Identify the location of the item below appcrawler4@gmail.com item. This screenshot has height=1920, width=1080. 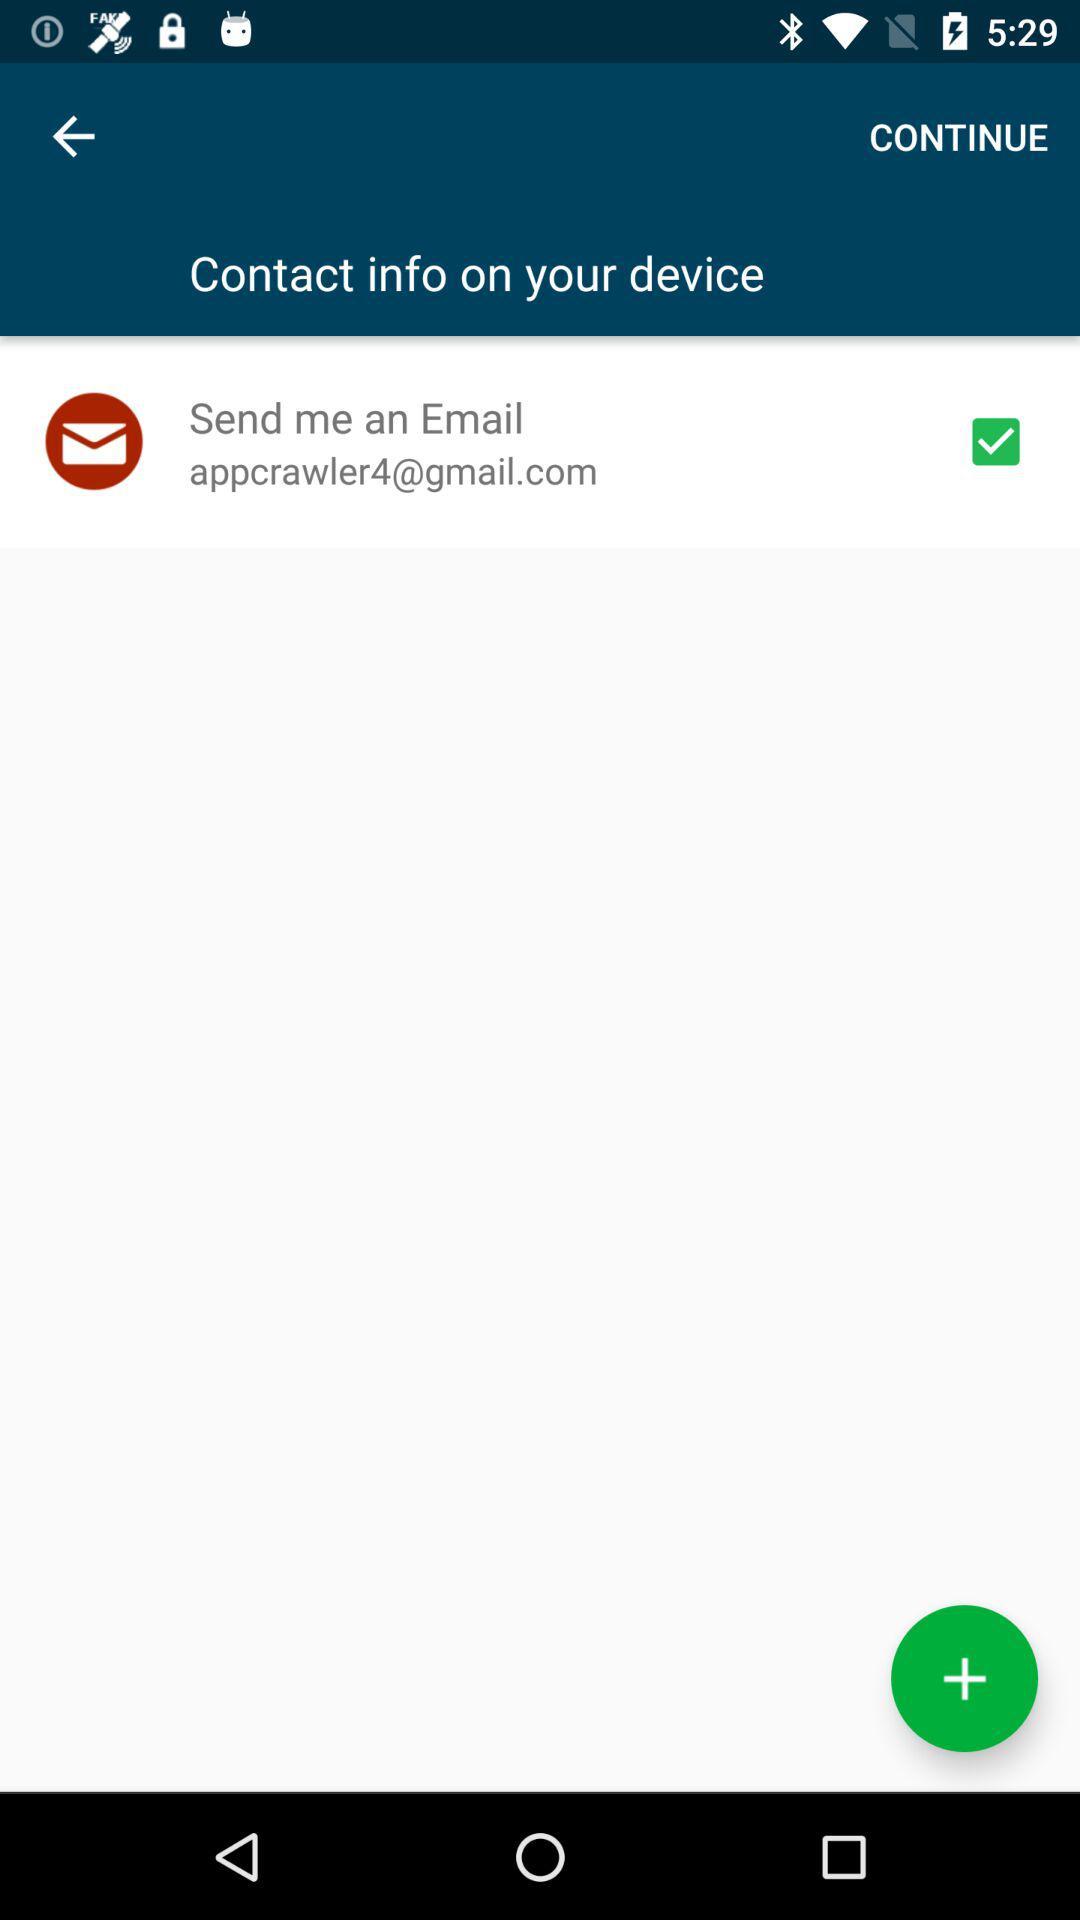
(963, 1678).